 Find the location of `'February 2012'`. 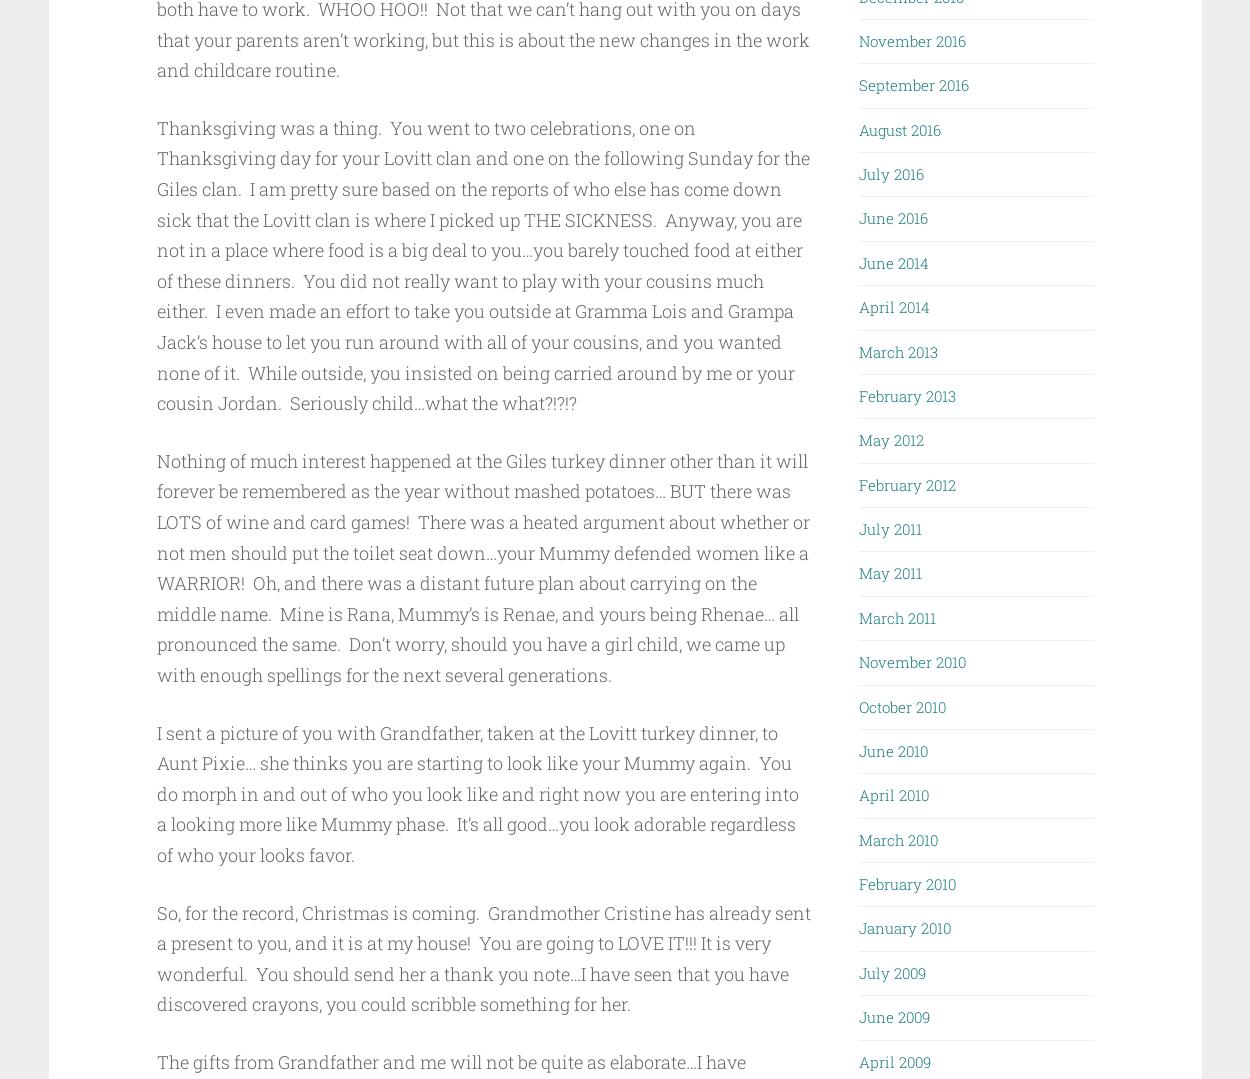

'February 2012' is located at coordinates (858, 483).